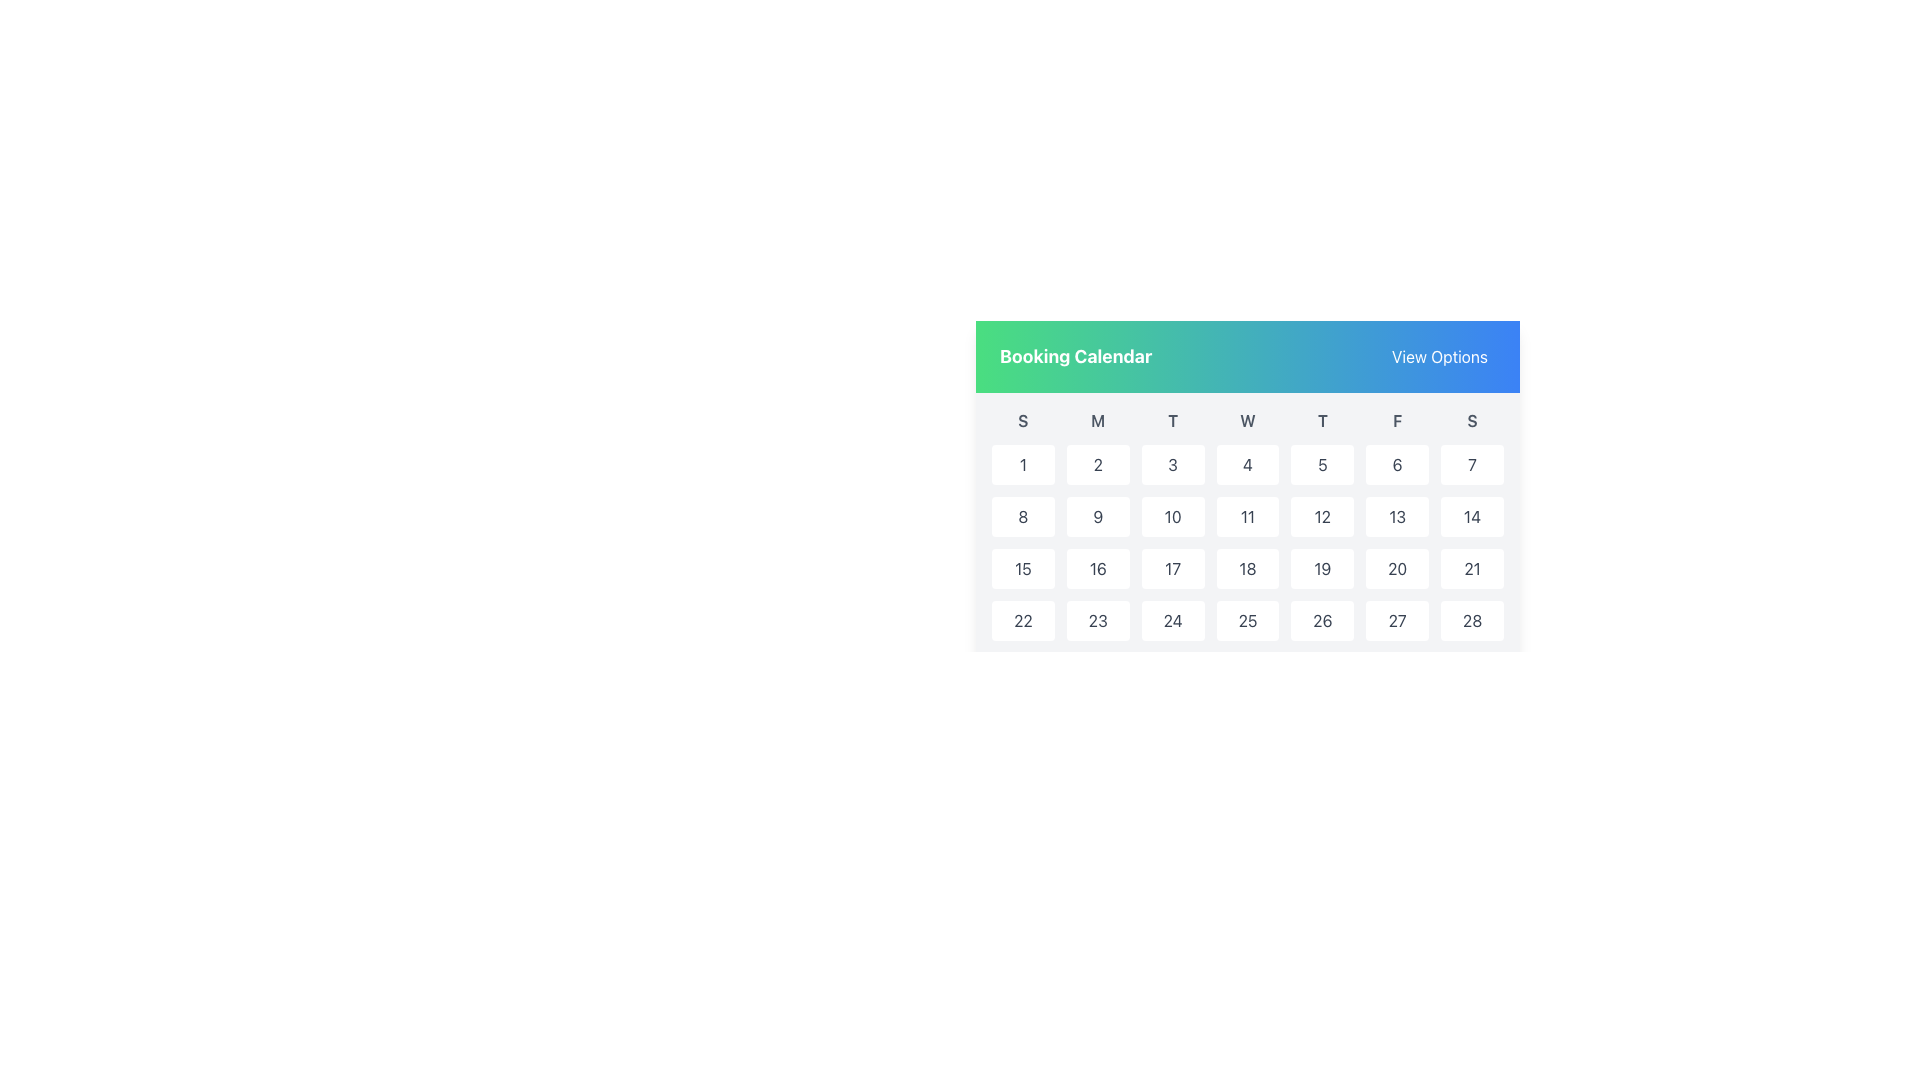  What do you see at coordinates (1247, 515) in the screenshot?
I see `the Calendar Cell representing the day '11' in the second row under column 'W'` at bounding box center [1247, 515].